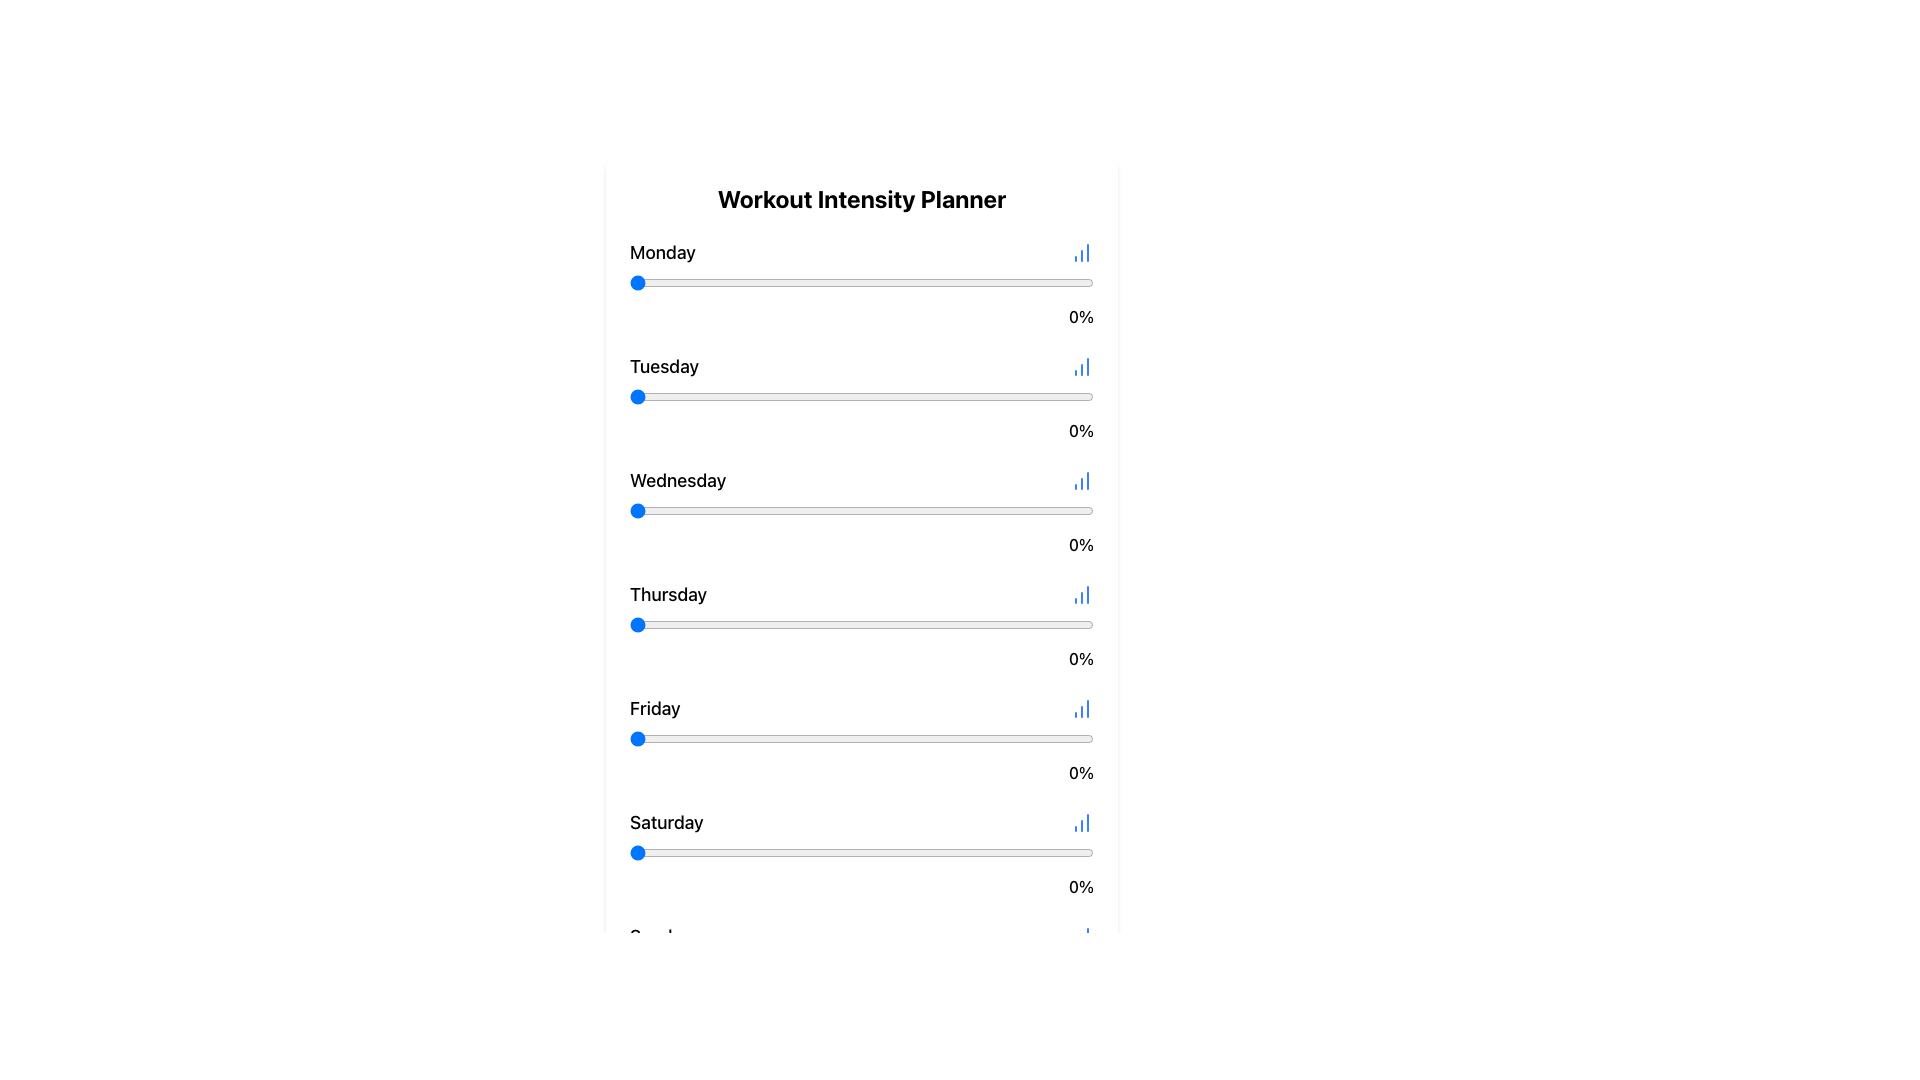 The height and width of the screenshot is (1080, 1920). Describe the element at coordinates (1080, 366) in the screenshot. I see `the bar chart icon with three blue bars located in the 'Workout Intensity Planner' interface, positioned to the far right of the 'Tuesday' label` at that location.